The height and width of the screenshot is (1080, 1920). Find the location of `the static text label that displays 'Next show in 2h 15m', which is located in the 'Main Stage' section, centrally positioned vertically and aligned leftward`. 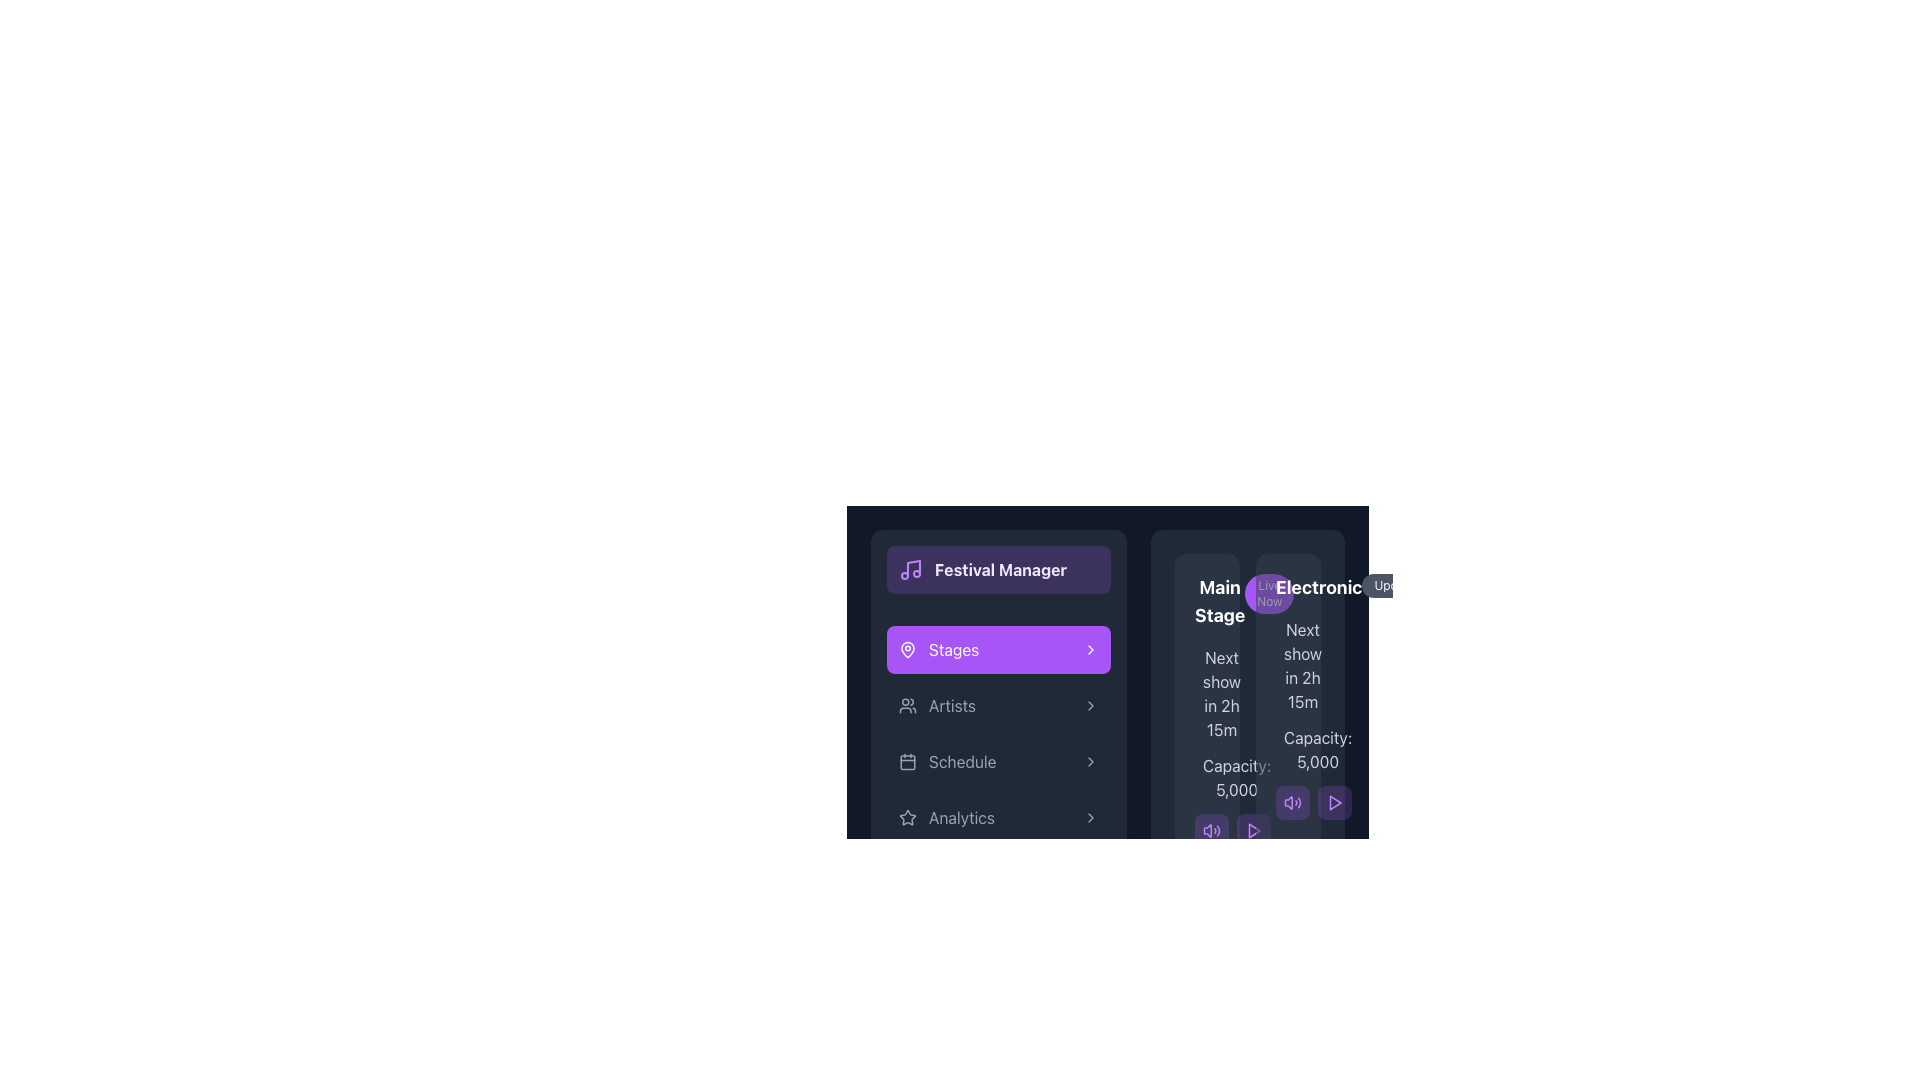

the static text label that displays 'Next show in 2h 15m', which is located in the 'Main Stage' section, centrally positioned vertically and aligned leftward is located at coordinates (1221, 693).